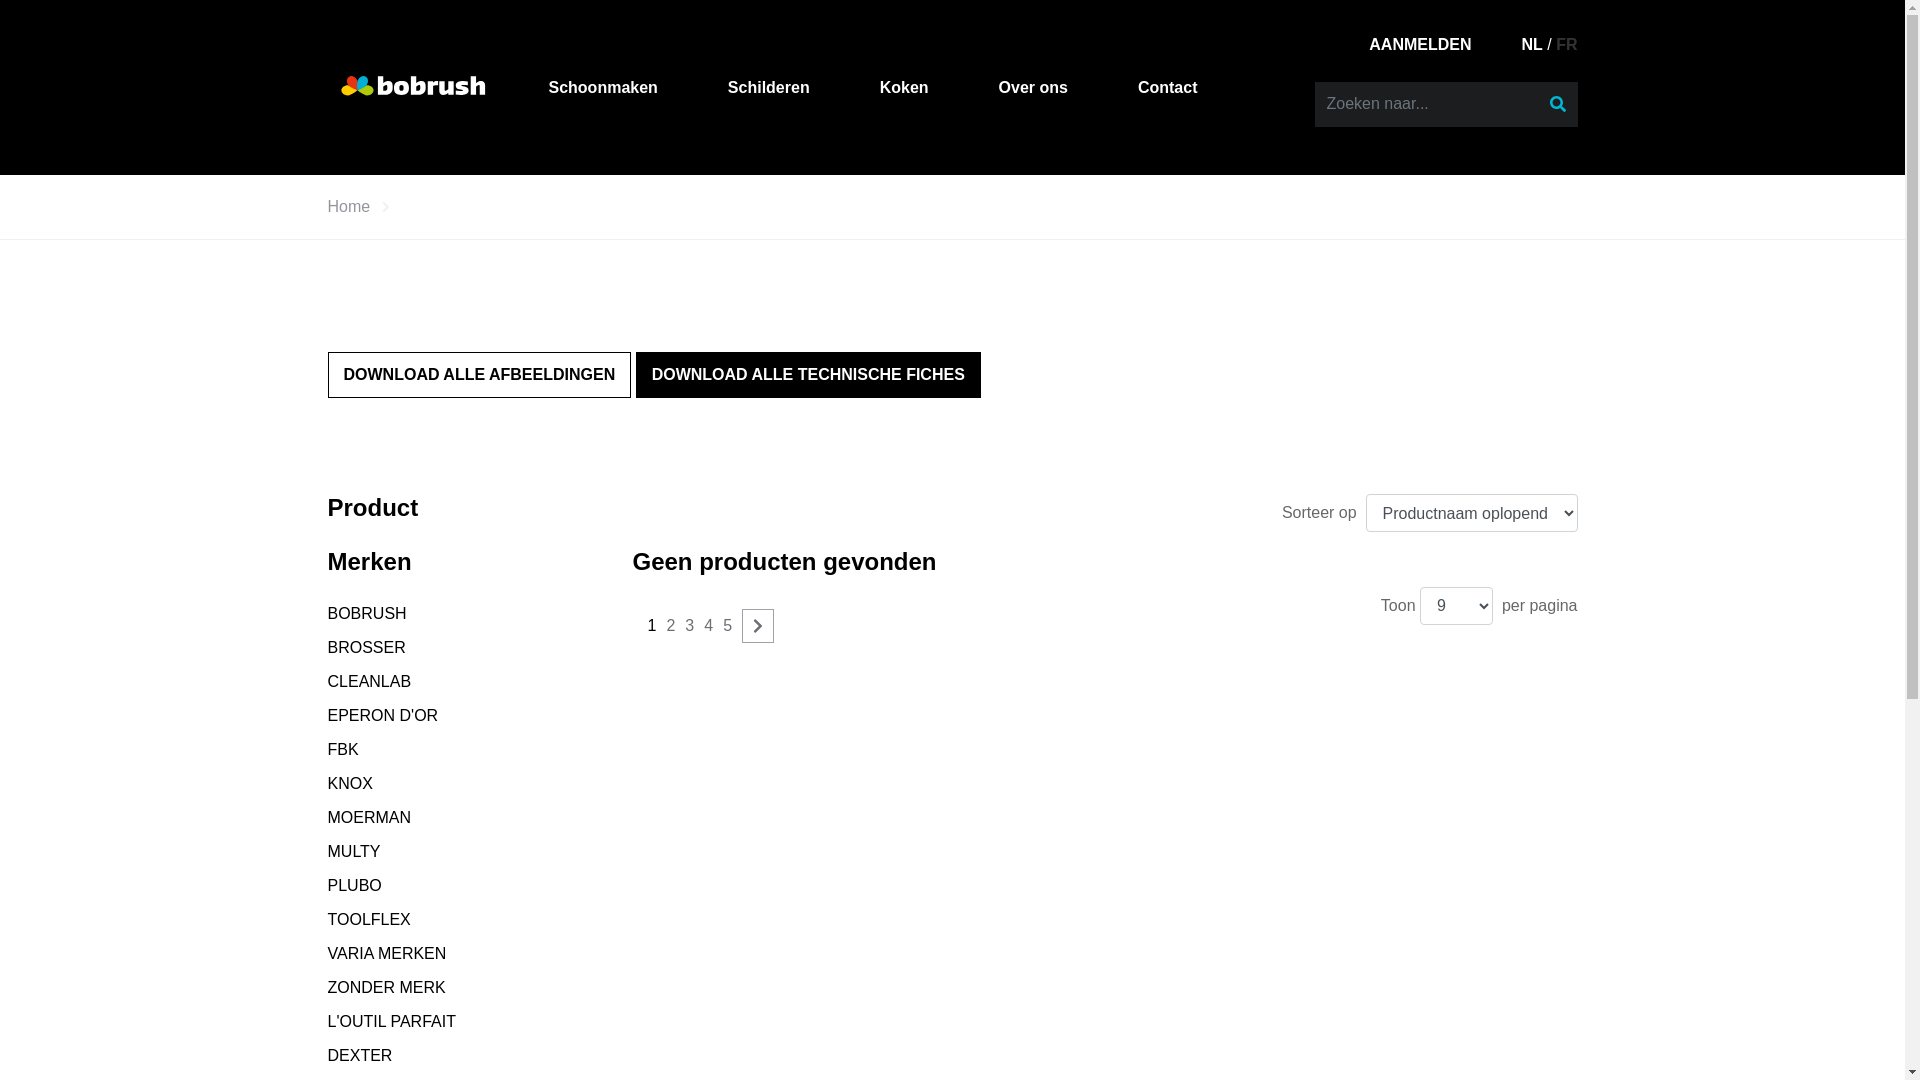 The height and width of the screenshot is (1080, 1920). Describe the element at coordinates (903, 87) in the screenshot. I see `'Koken'` at that location.